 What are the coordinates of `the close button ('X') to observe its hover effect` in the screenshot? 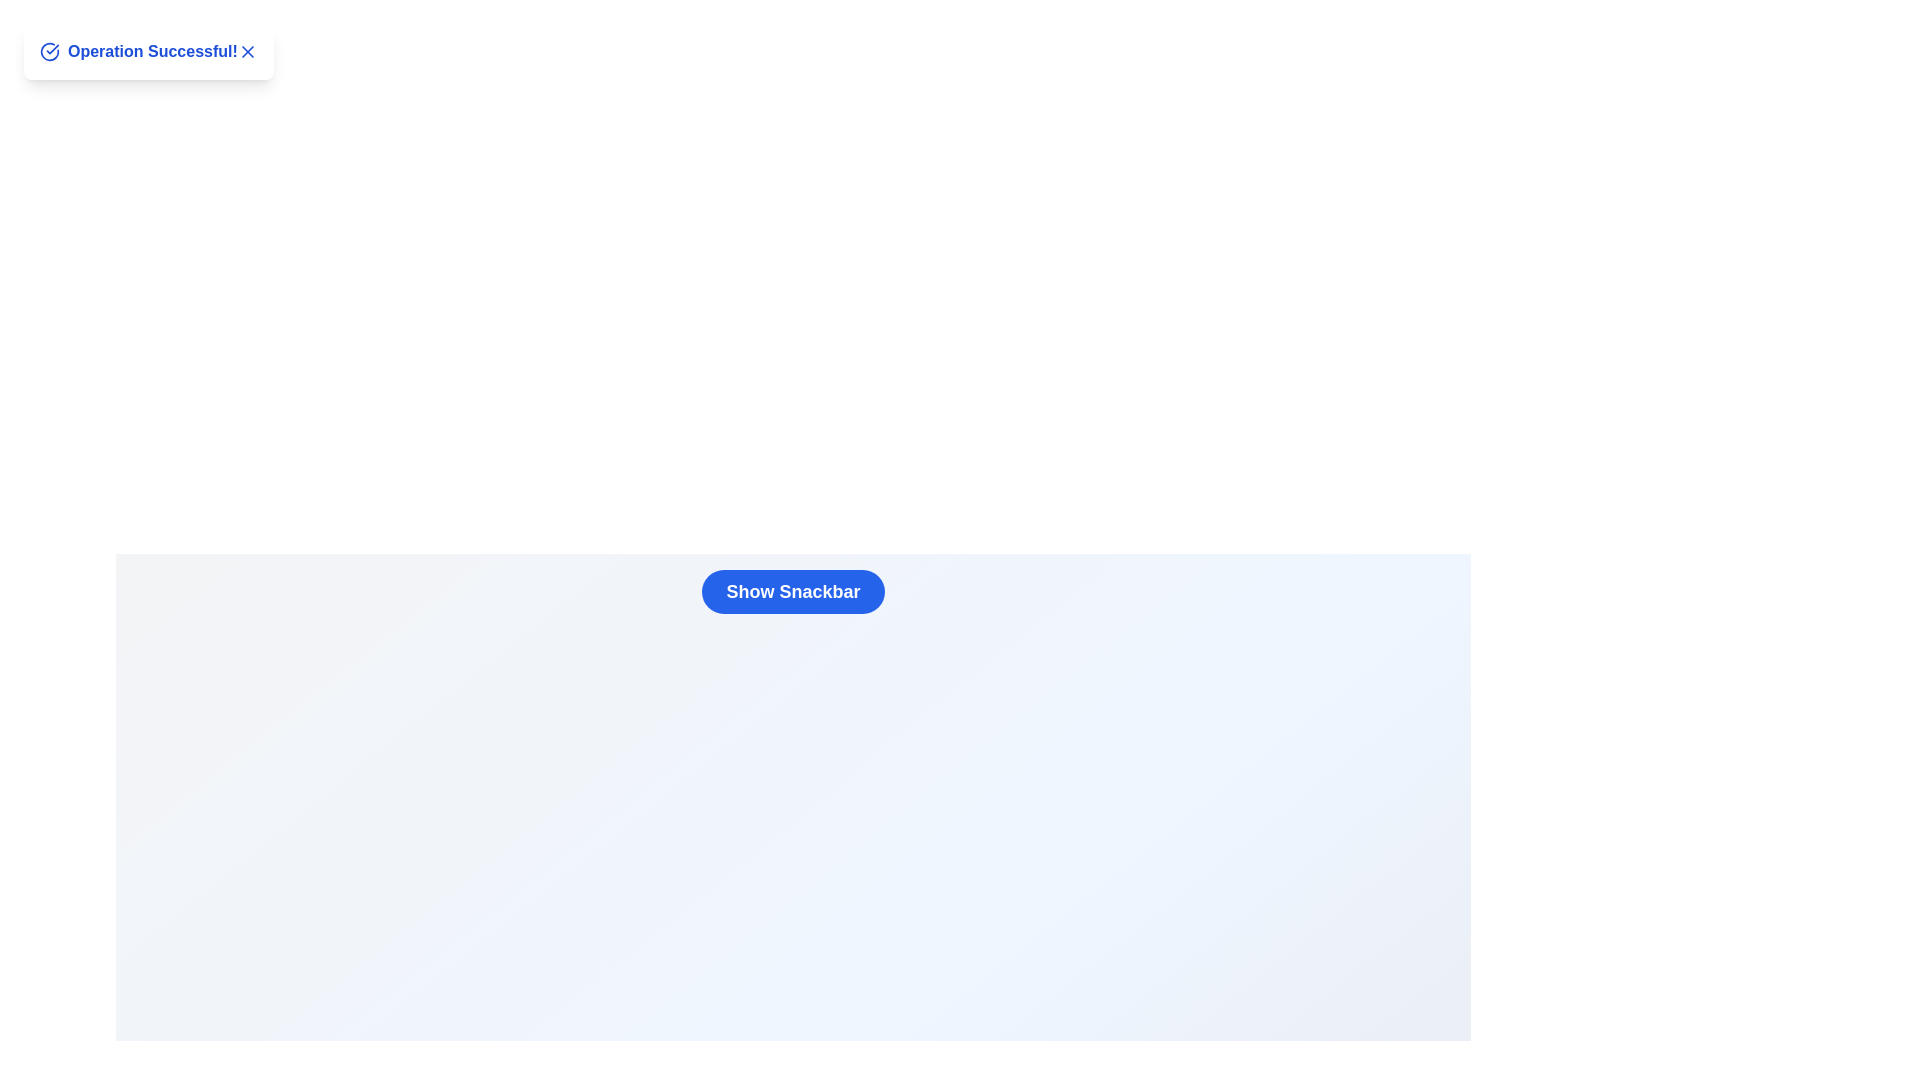 It's located at (246, 50).